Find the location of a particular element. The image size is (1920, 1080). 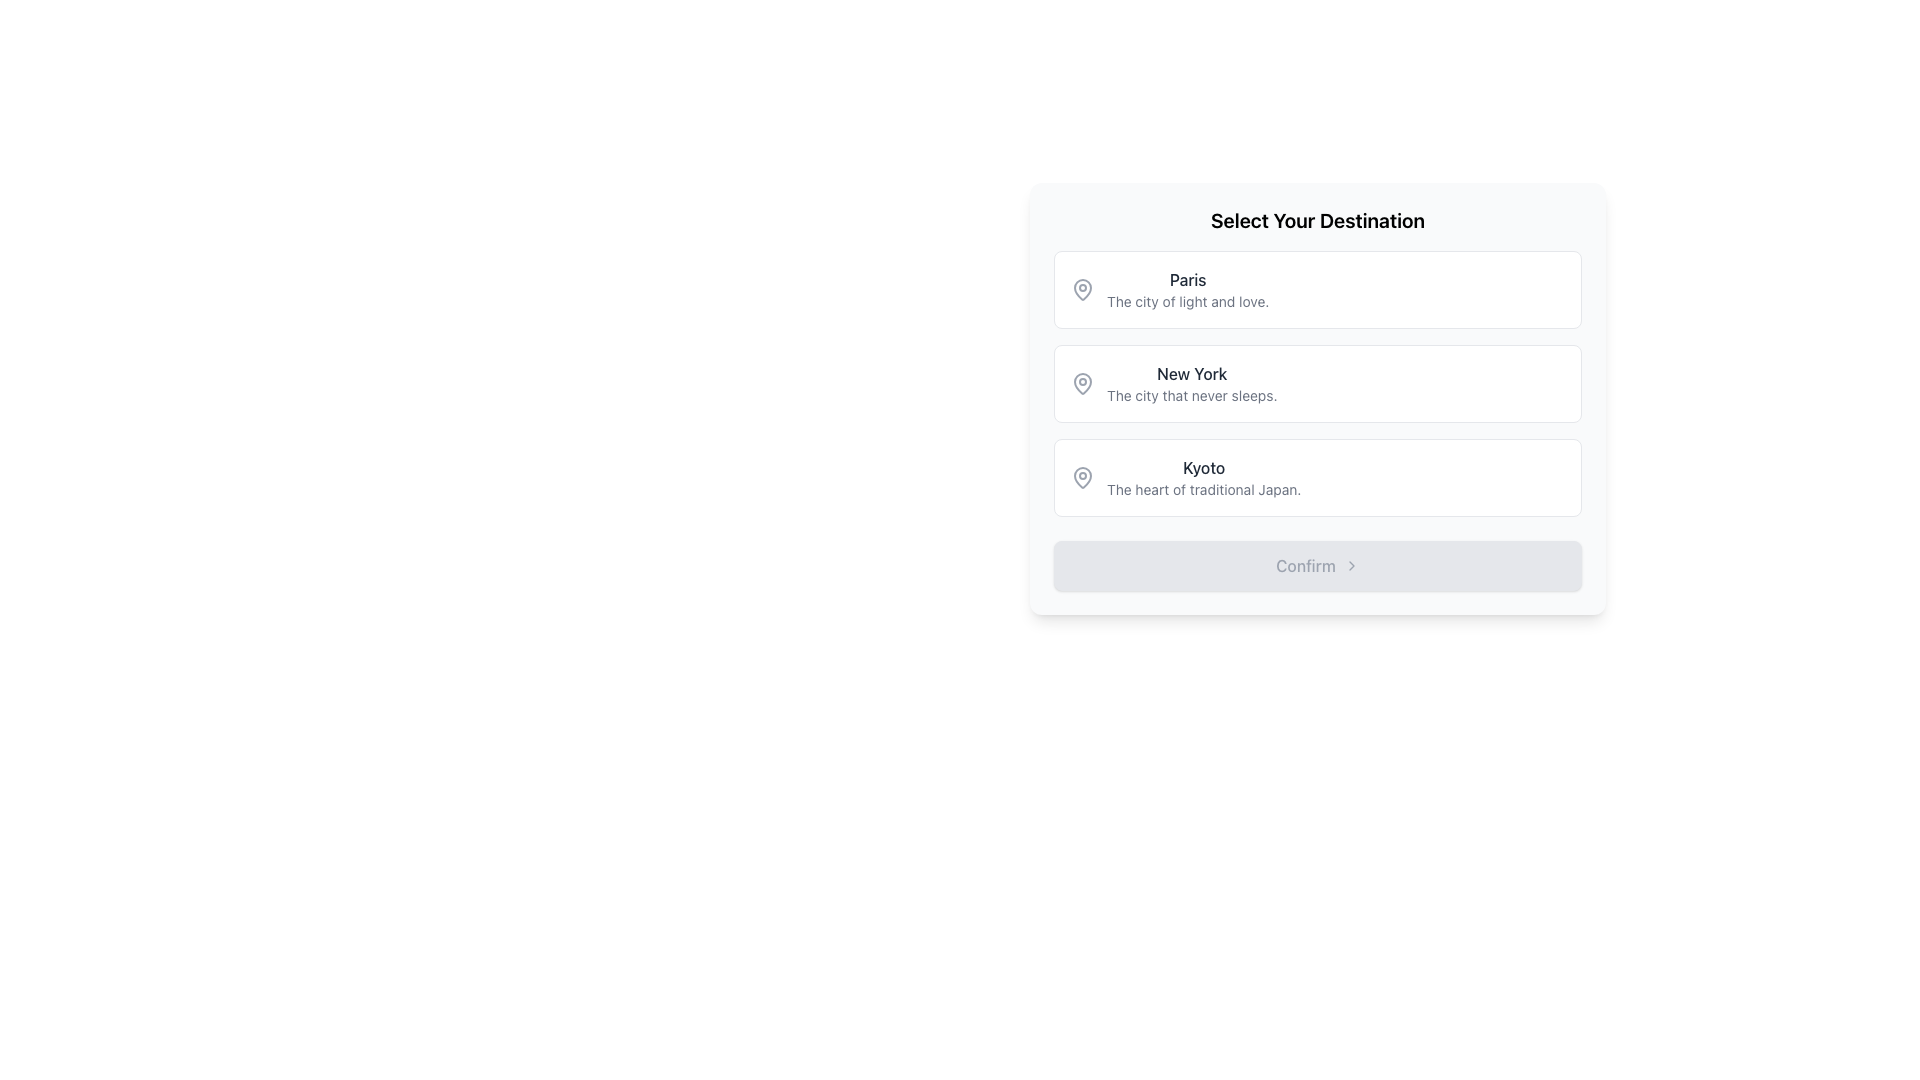

text displayed prominently as 'Paris' and the phrase 'The city of light and love.' in the text display located at the top of the destination selection card is located at coordinates (1188, 289).